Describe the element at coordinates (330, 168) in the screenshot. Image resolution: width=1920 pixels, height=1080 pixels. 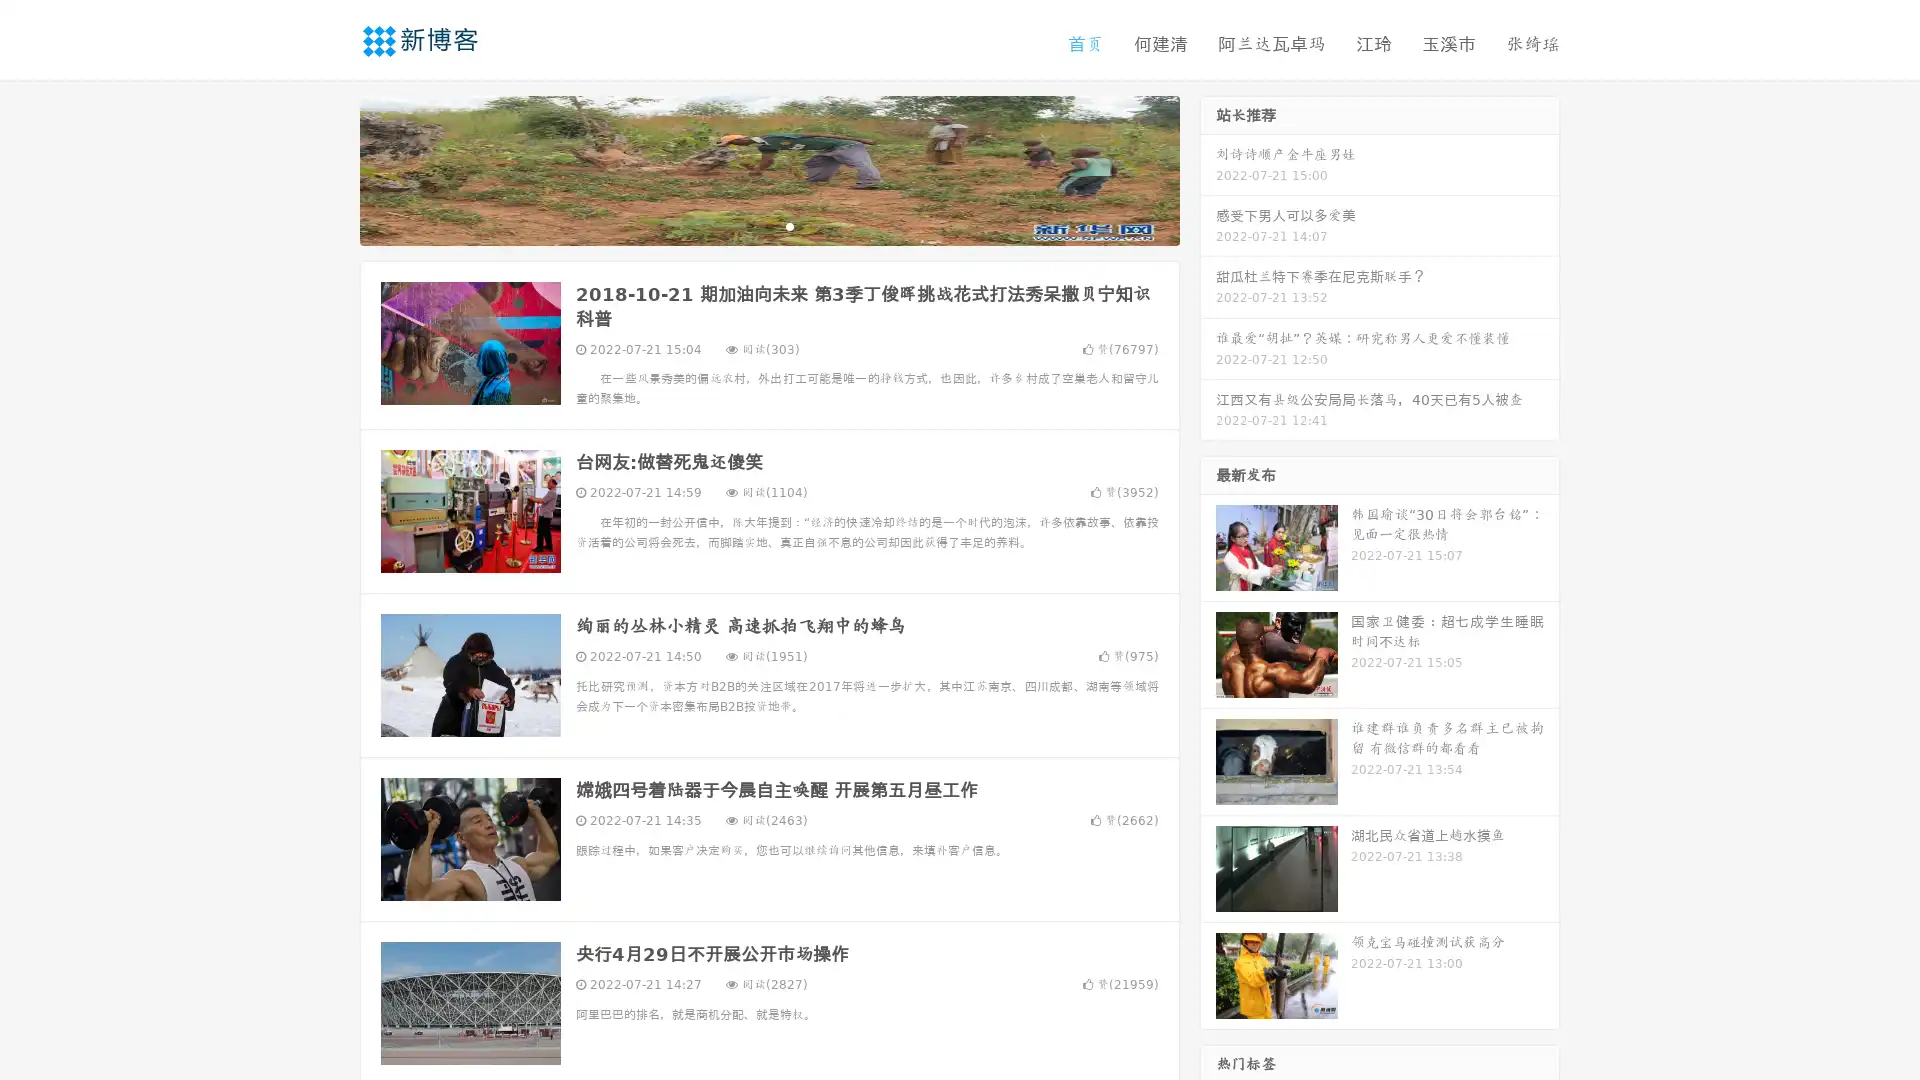
I see `Previous slide` at that location.